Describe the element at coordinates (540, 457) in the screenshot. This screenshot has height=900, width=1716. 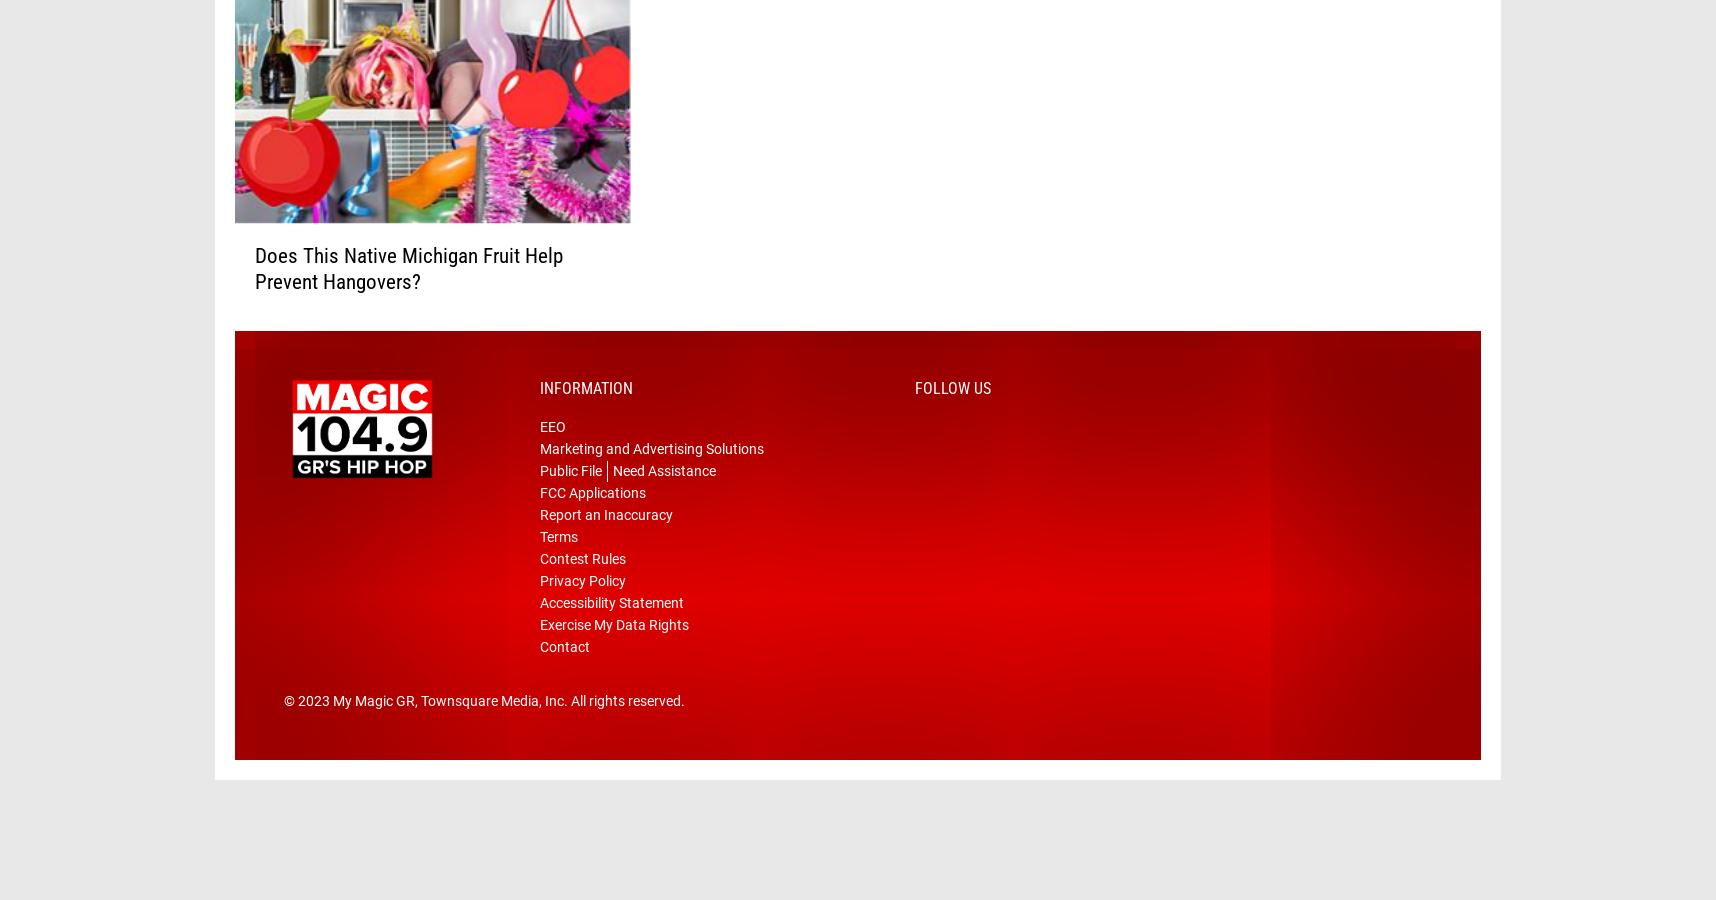
I see `'EEO'` at that location.